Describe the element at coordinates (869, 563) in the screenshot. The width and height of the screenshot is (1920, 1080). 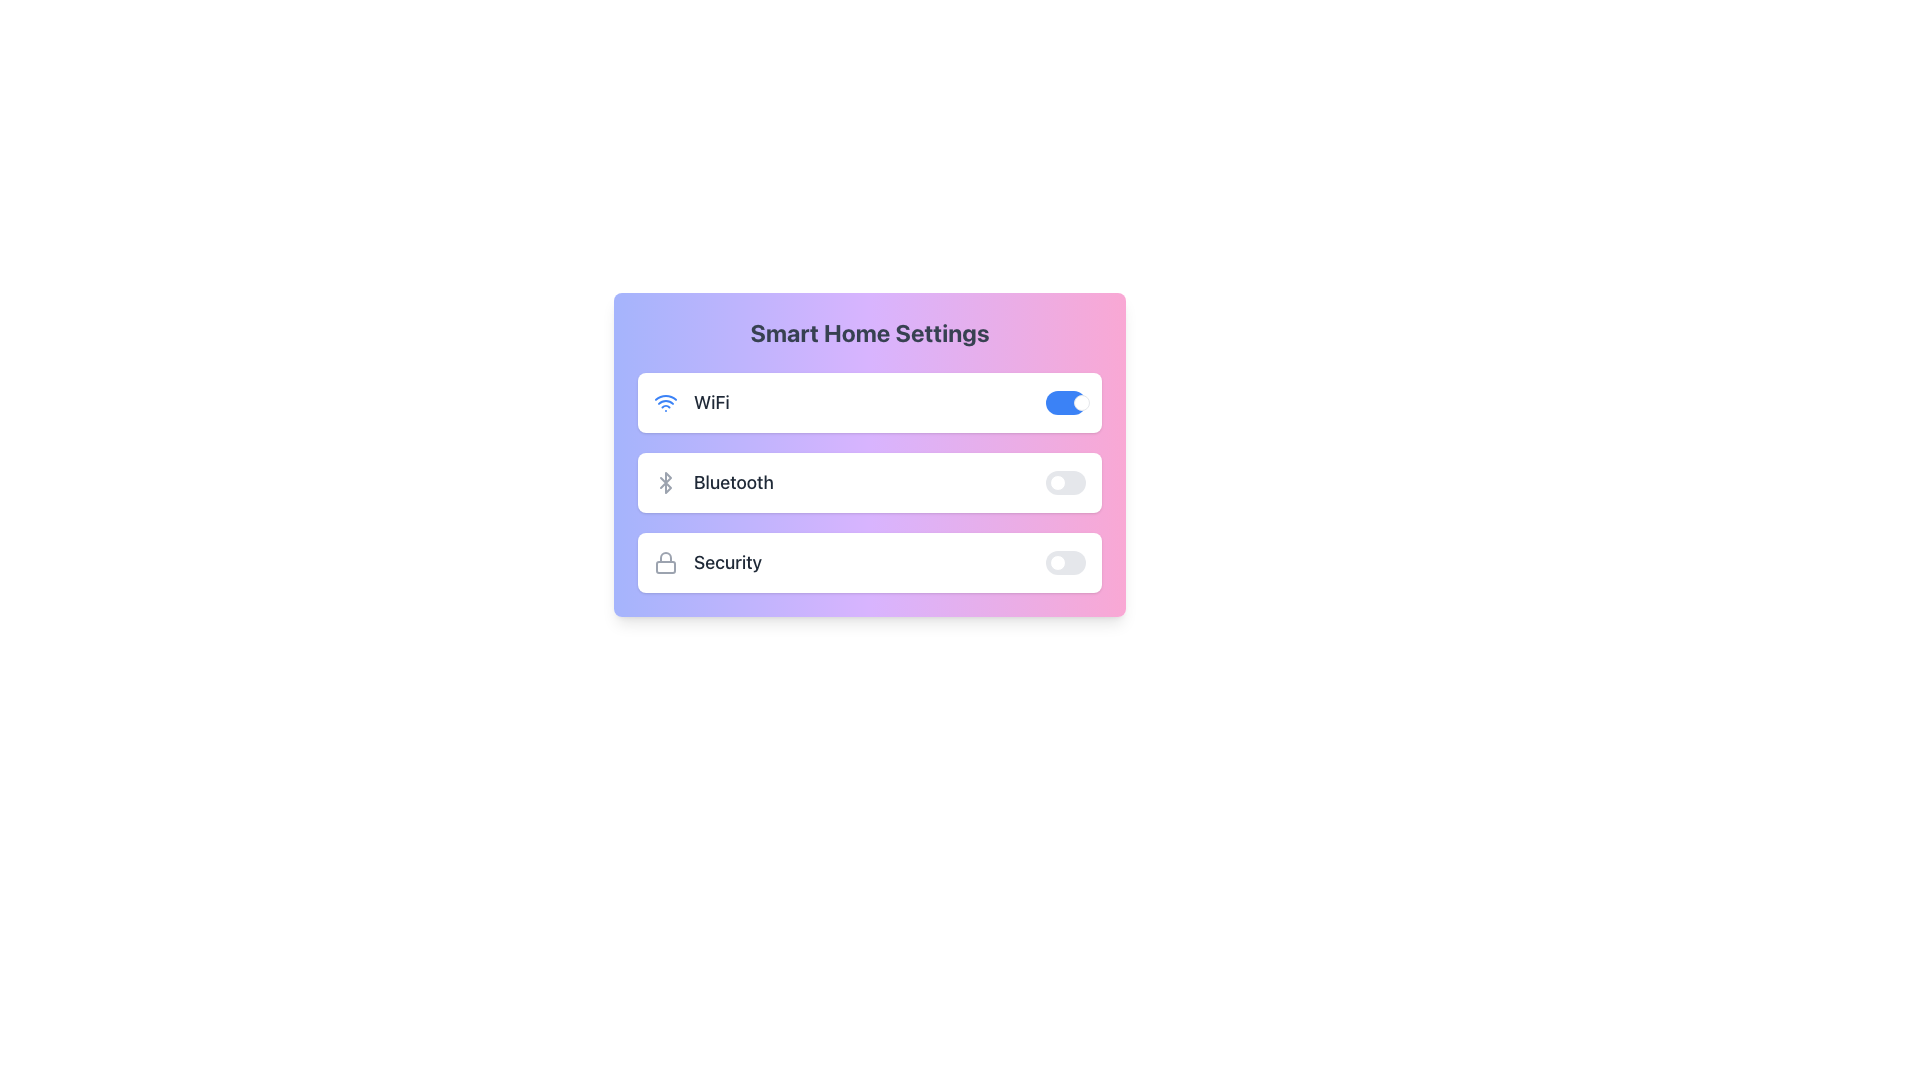
I see `the third Togglable List Item in the vertically aligned options list` at that location.